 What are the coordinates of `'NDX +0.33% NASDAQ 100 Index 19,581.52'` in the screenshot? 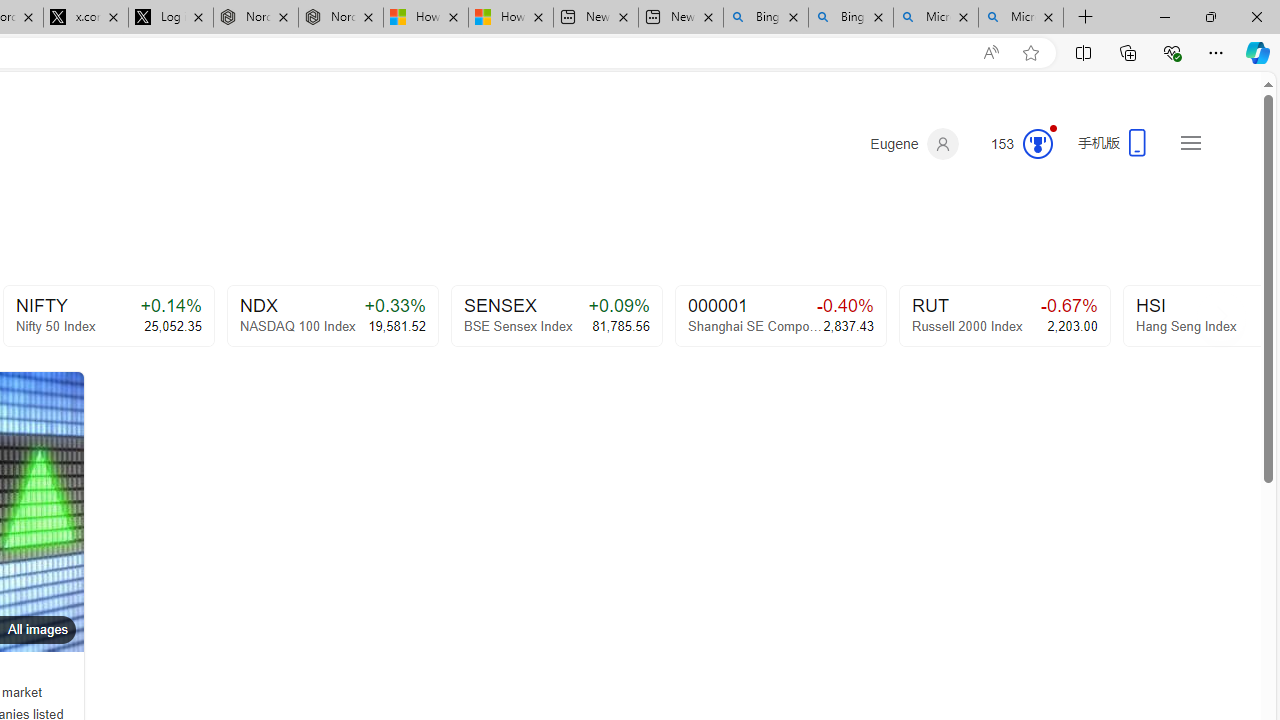 It's located at (332, 315).